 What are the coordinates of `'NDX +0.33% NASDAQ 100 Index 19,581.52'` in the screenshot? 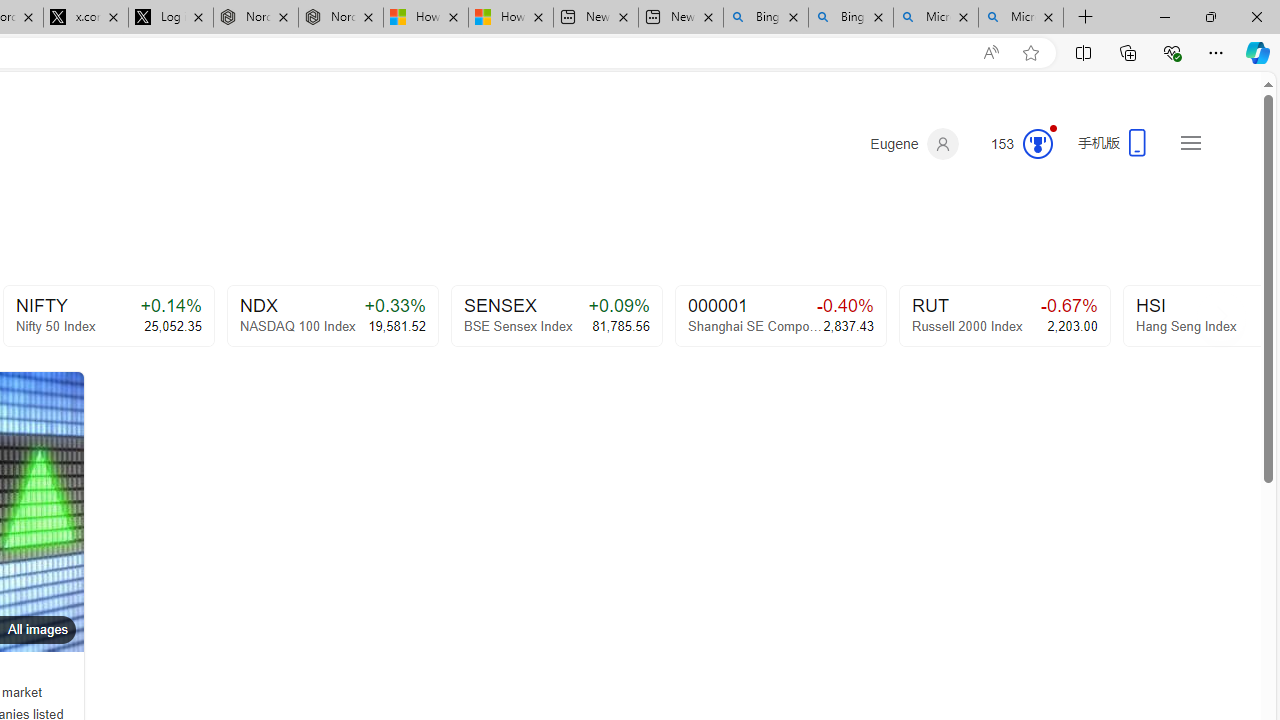 It's located at (332, 315).